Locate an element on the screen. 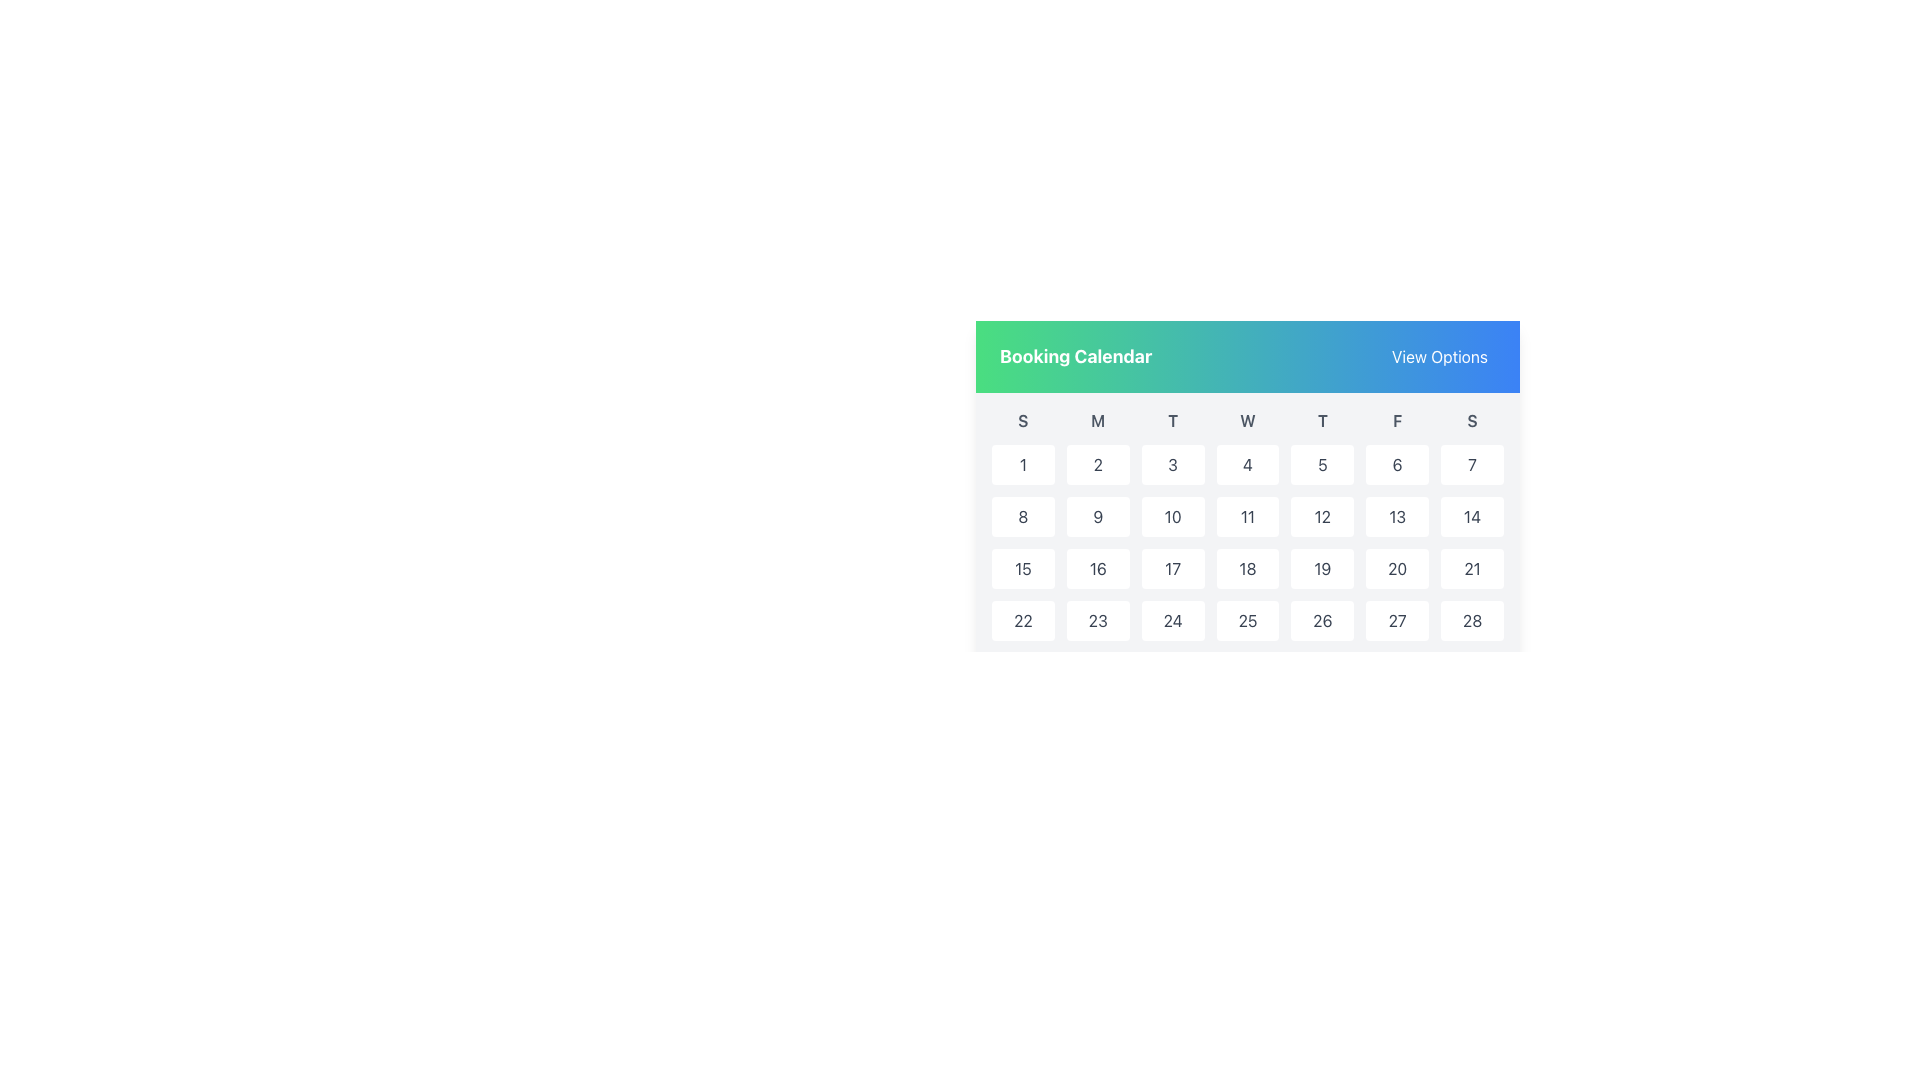 This screenshot has height=1080, width=1920. the date cell displaying '17' in the calendar grid is located at coordinates (1173, 569).